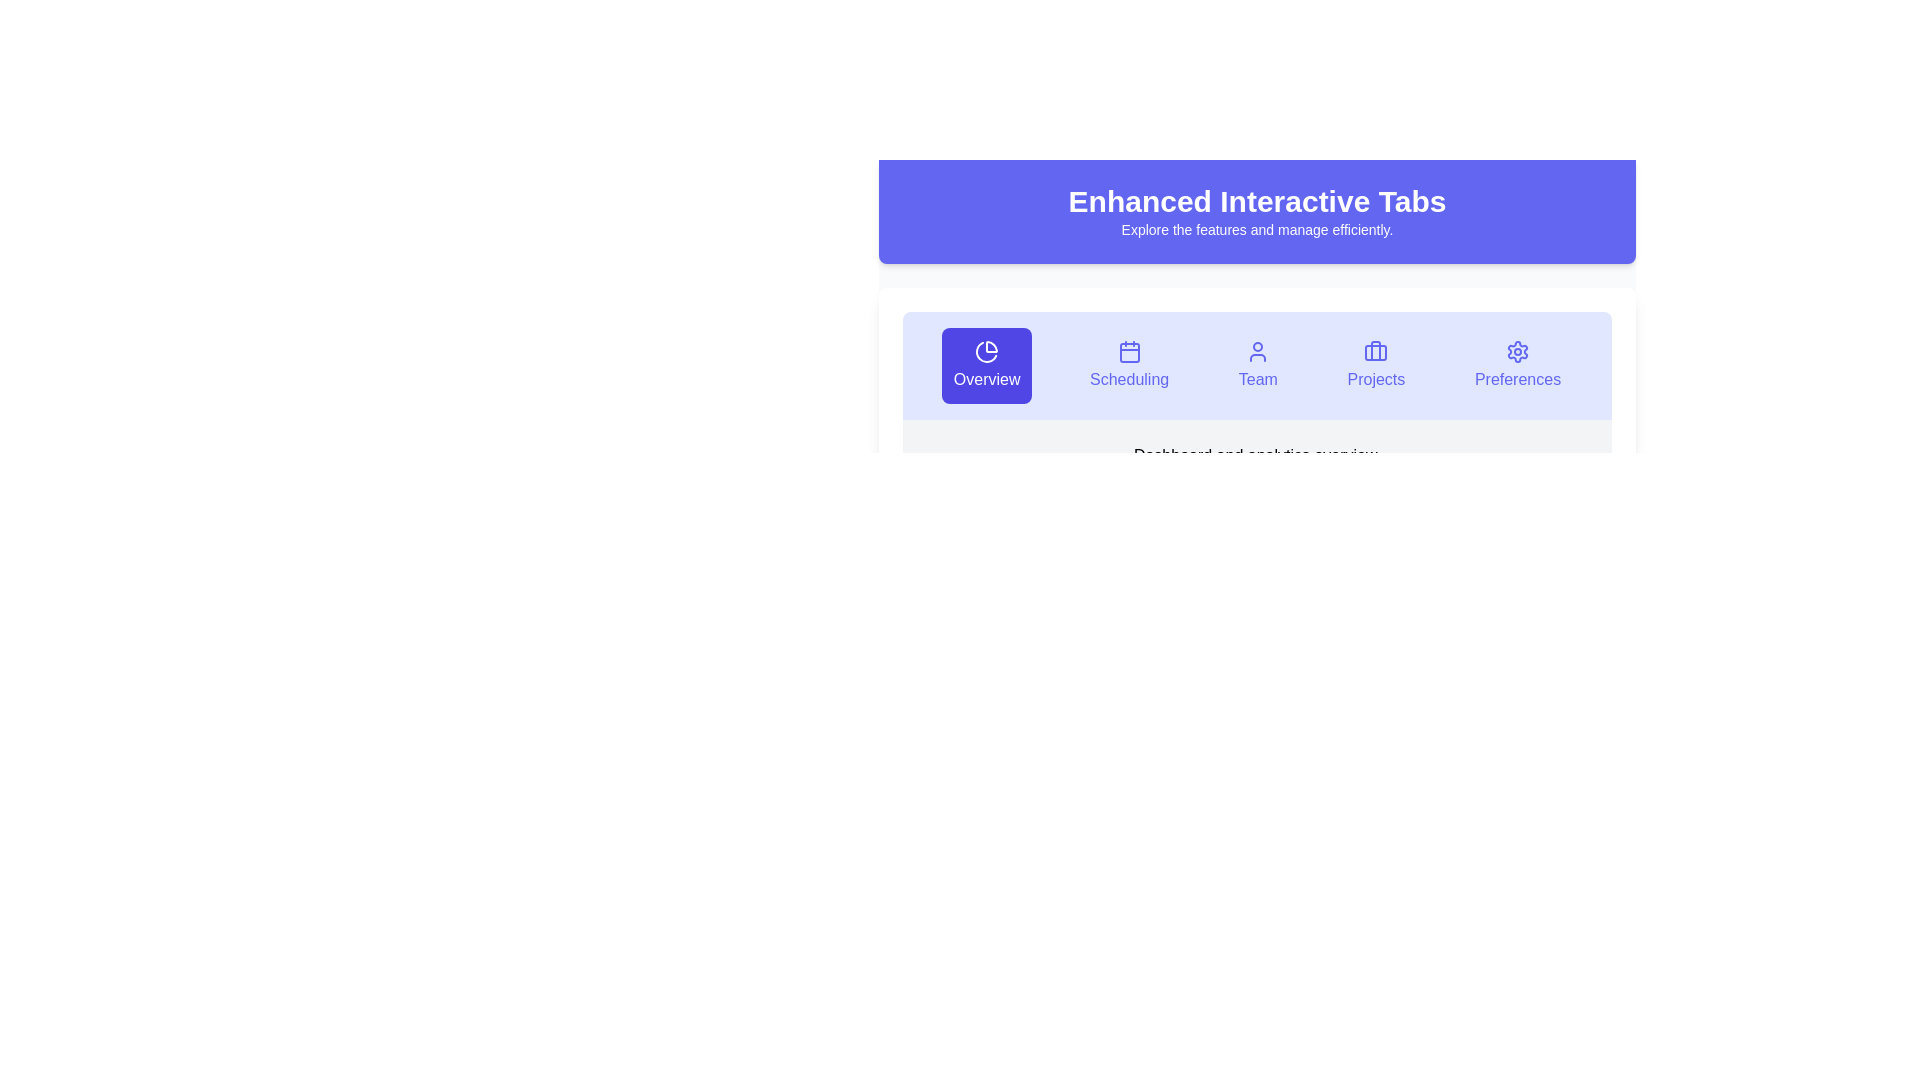 The height and width of the screenshot is (1080, 1920). Describe the element at coordinates (1375, 380) in the screenshot. I see `the 'Projects' navigation tab label, which is located on the right section of the navigational interface, fourth from the left, under a briefcase icon` at that location.